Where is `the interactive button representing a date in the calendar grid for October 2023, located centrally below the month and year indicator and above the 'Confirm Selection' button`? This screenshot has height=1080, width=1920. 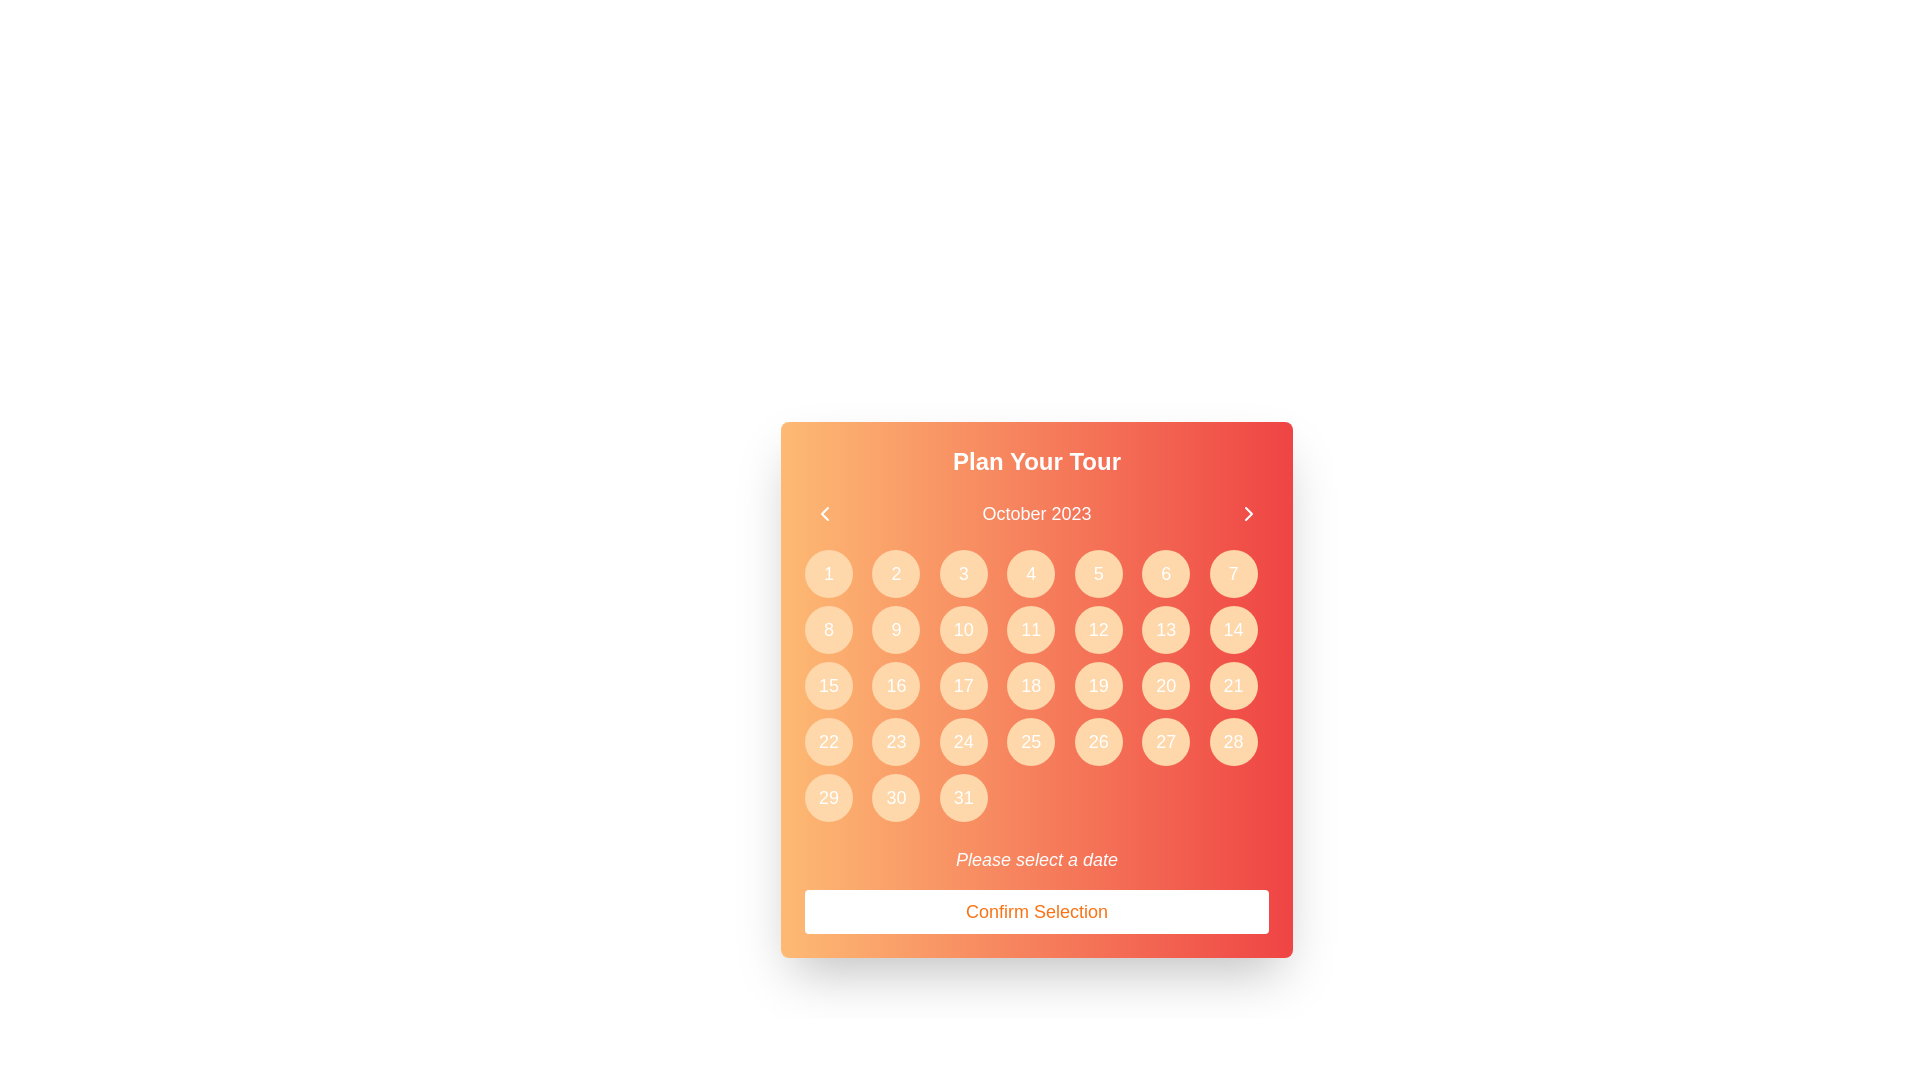
the interactive button representing a date in the calendar grid for October 2023, located centrally below the month and year indicator and above the 'Confirm Selection' button is located at coordinates (1036, 685).